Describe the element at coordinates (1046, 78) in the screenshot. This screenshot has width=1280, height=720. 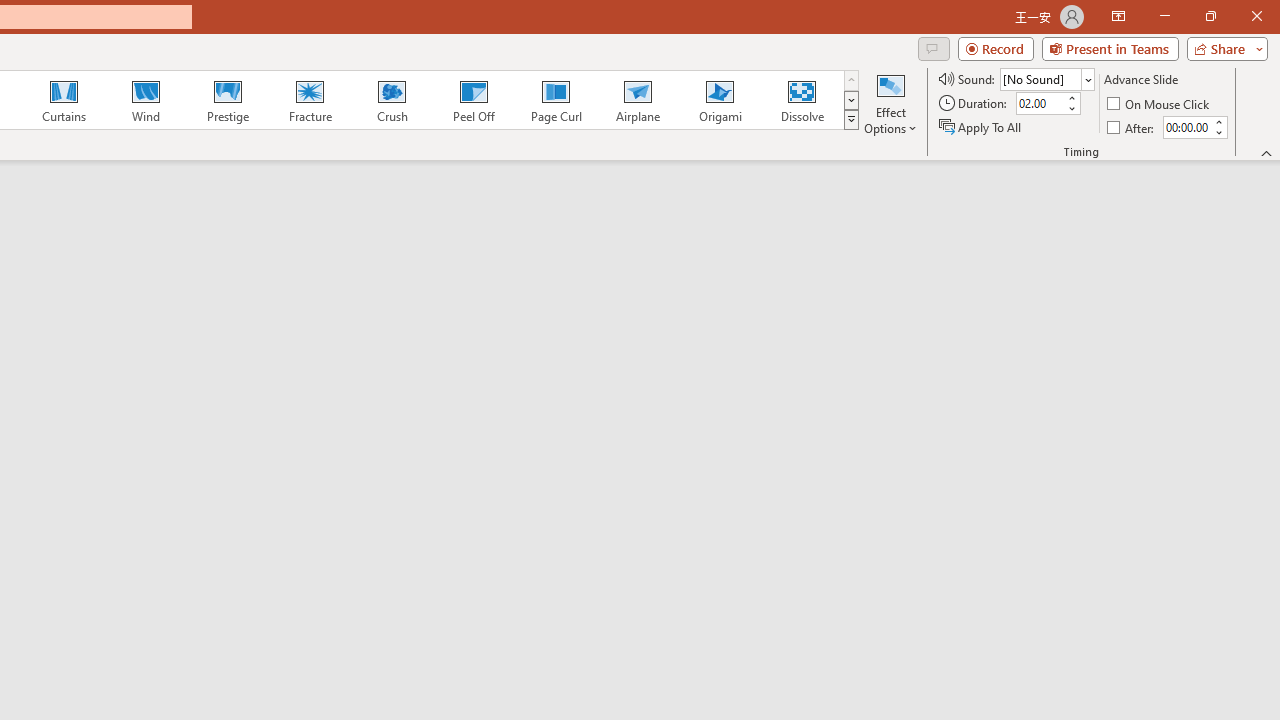
I see `'Sound'` at that location.